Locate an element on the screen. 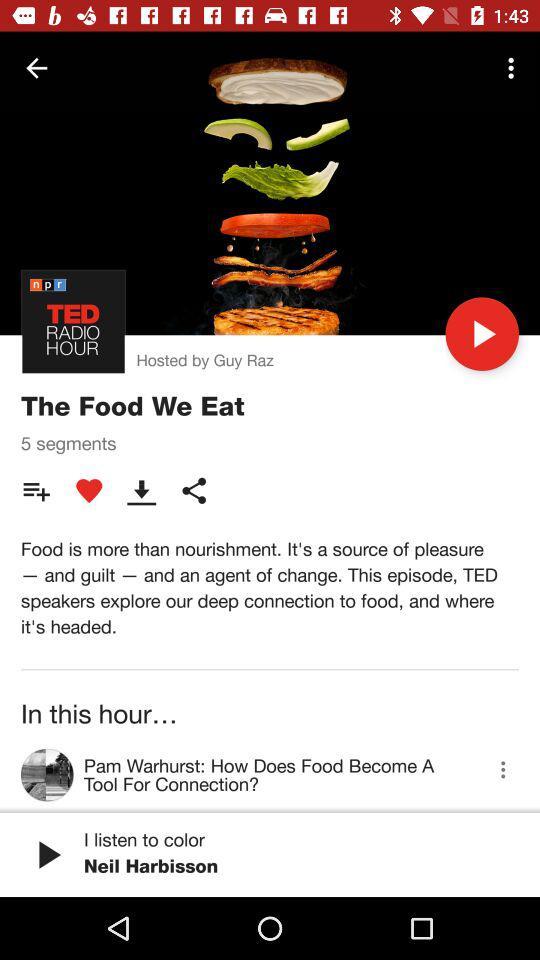 This screenshot has height=960, width=540. icon on the right is located at coordinates (481, 334).